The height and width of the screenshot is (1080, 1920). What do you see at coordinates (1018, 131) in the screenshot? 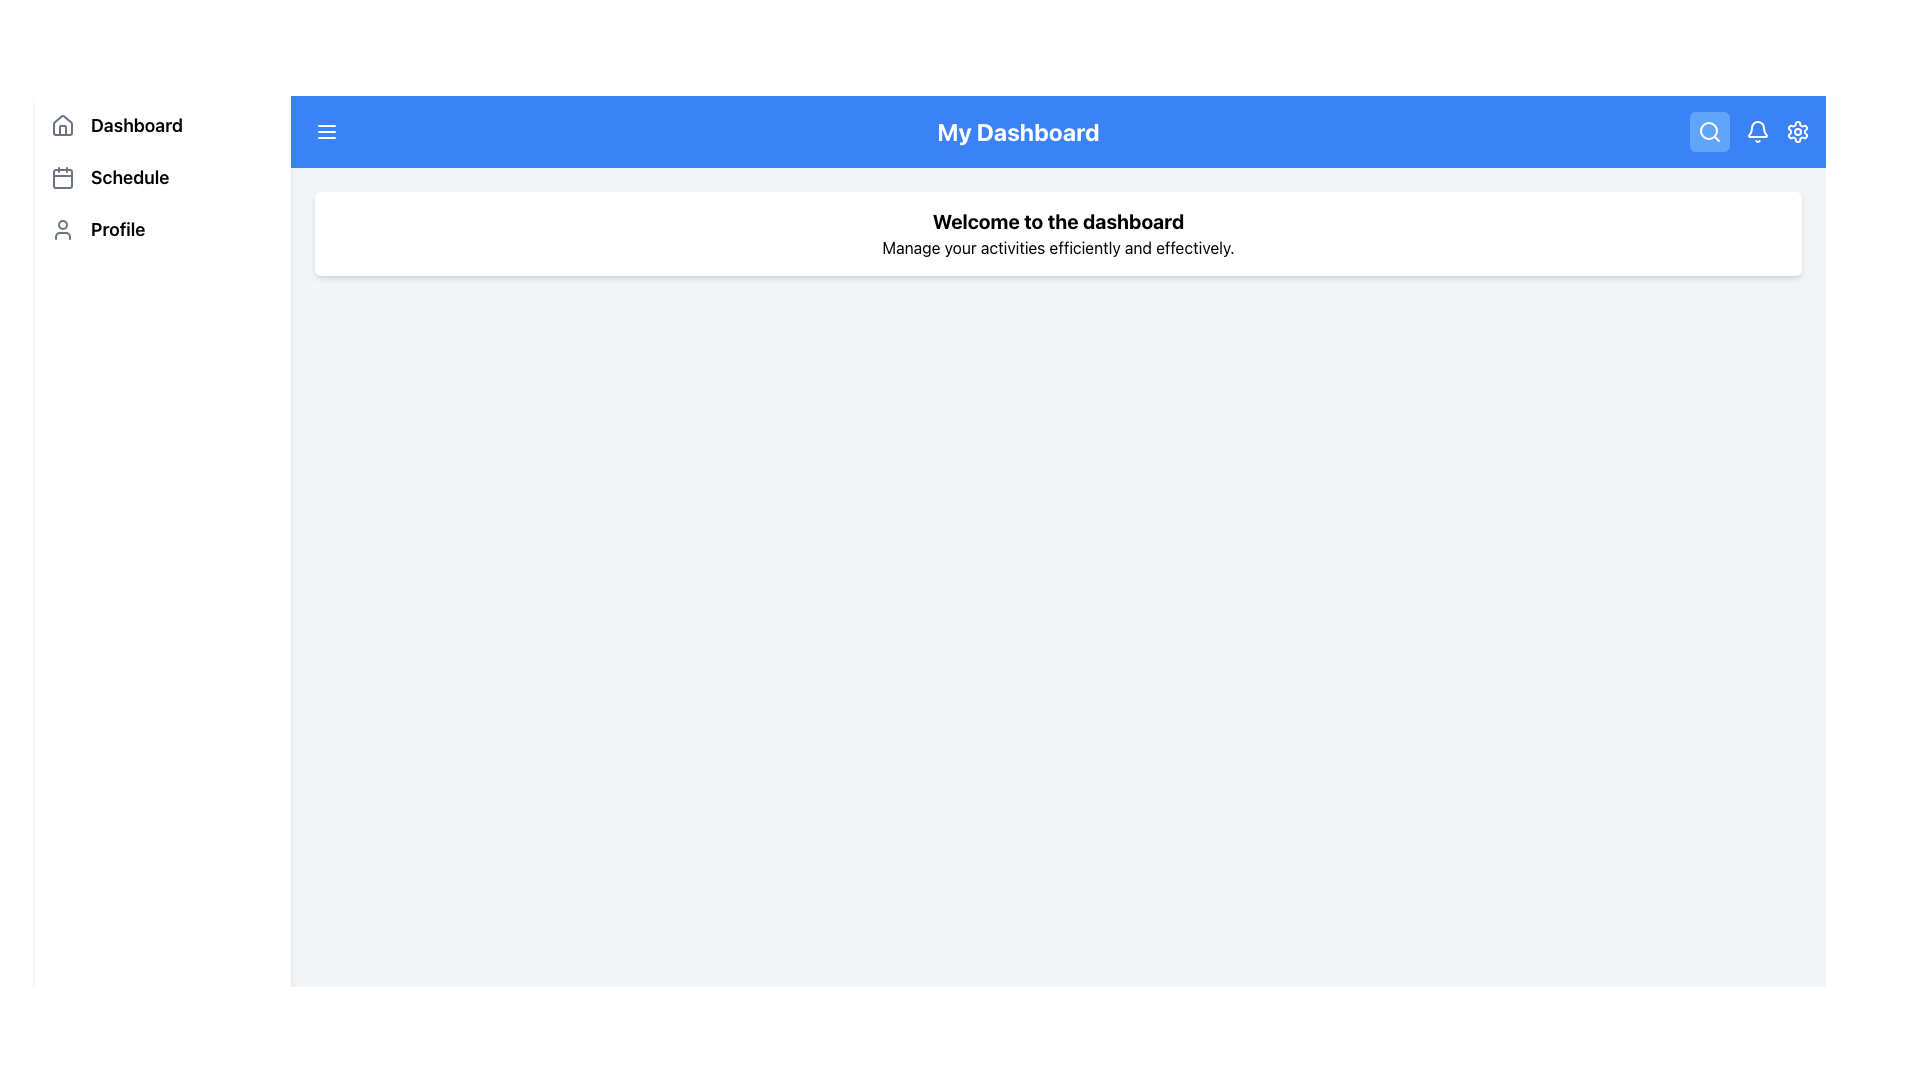
I see `the 'My Dashboard' text element displayed in bold at the center top of the blue banner` at bounding box center [1018, 131].